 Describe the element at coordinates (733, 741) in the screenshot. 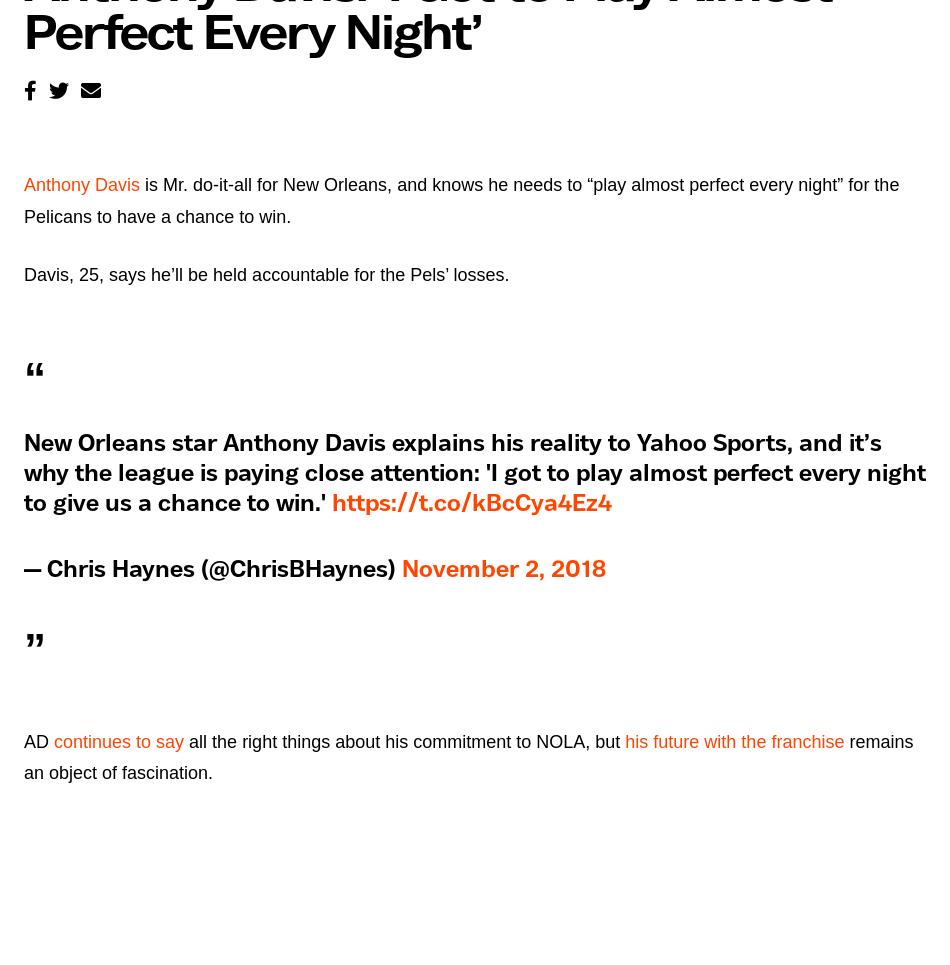

I see `'his future with the franchise'` at that location.